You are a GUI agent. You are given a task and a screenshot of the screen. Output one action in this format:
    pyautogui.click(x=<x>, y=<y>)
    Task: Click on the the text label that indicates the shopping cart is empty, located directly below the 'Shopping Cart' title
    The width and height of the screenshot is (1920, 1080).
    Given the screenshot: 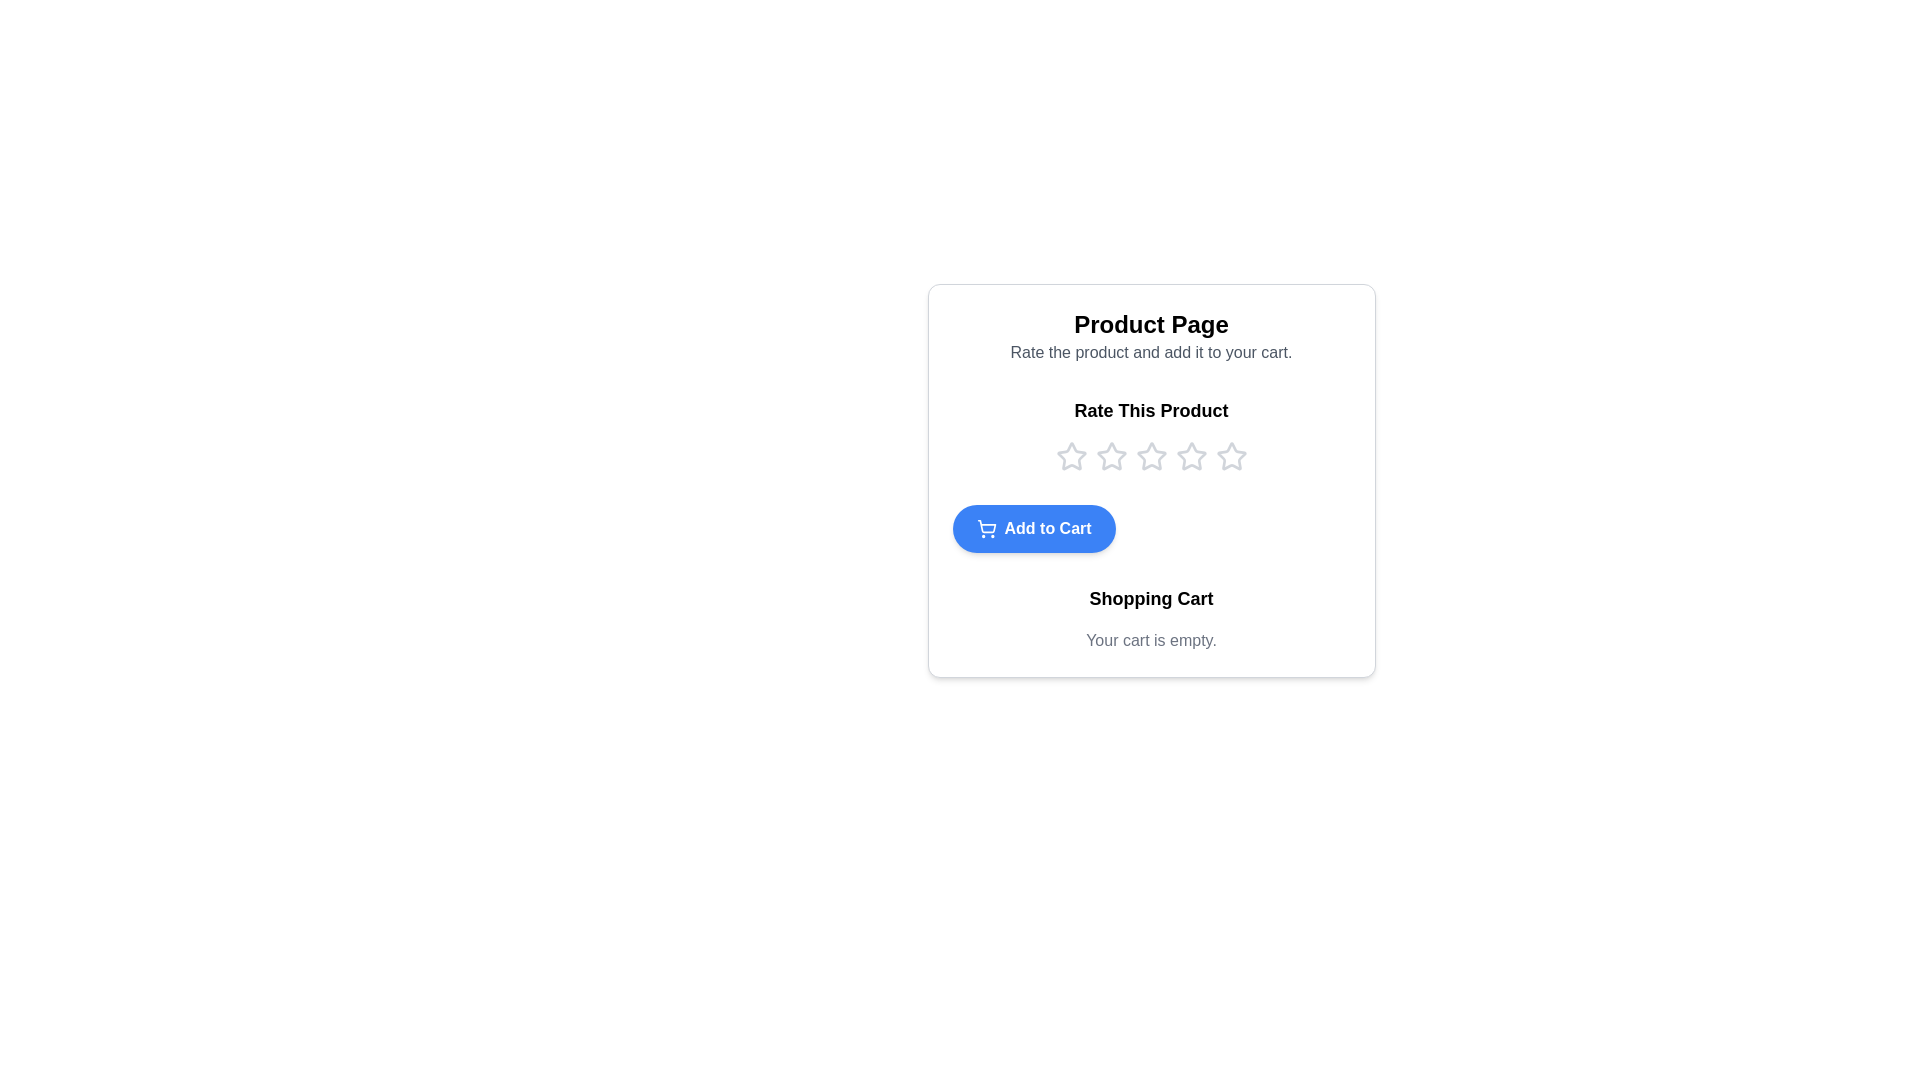 What is the action you would take?
    pyautogui.click(x=1151, y=640)
    